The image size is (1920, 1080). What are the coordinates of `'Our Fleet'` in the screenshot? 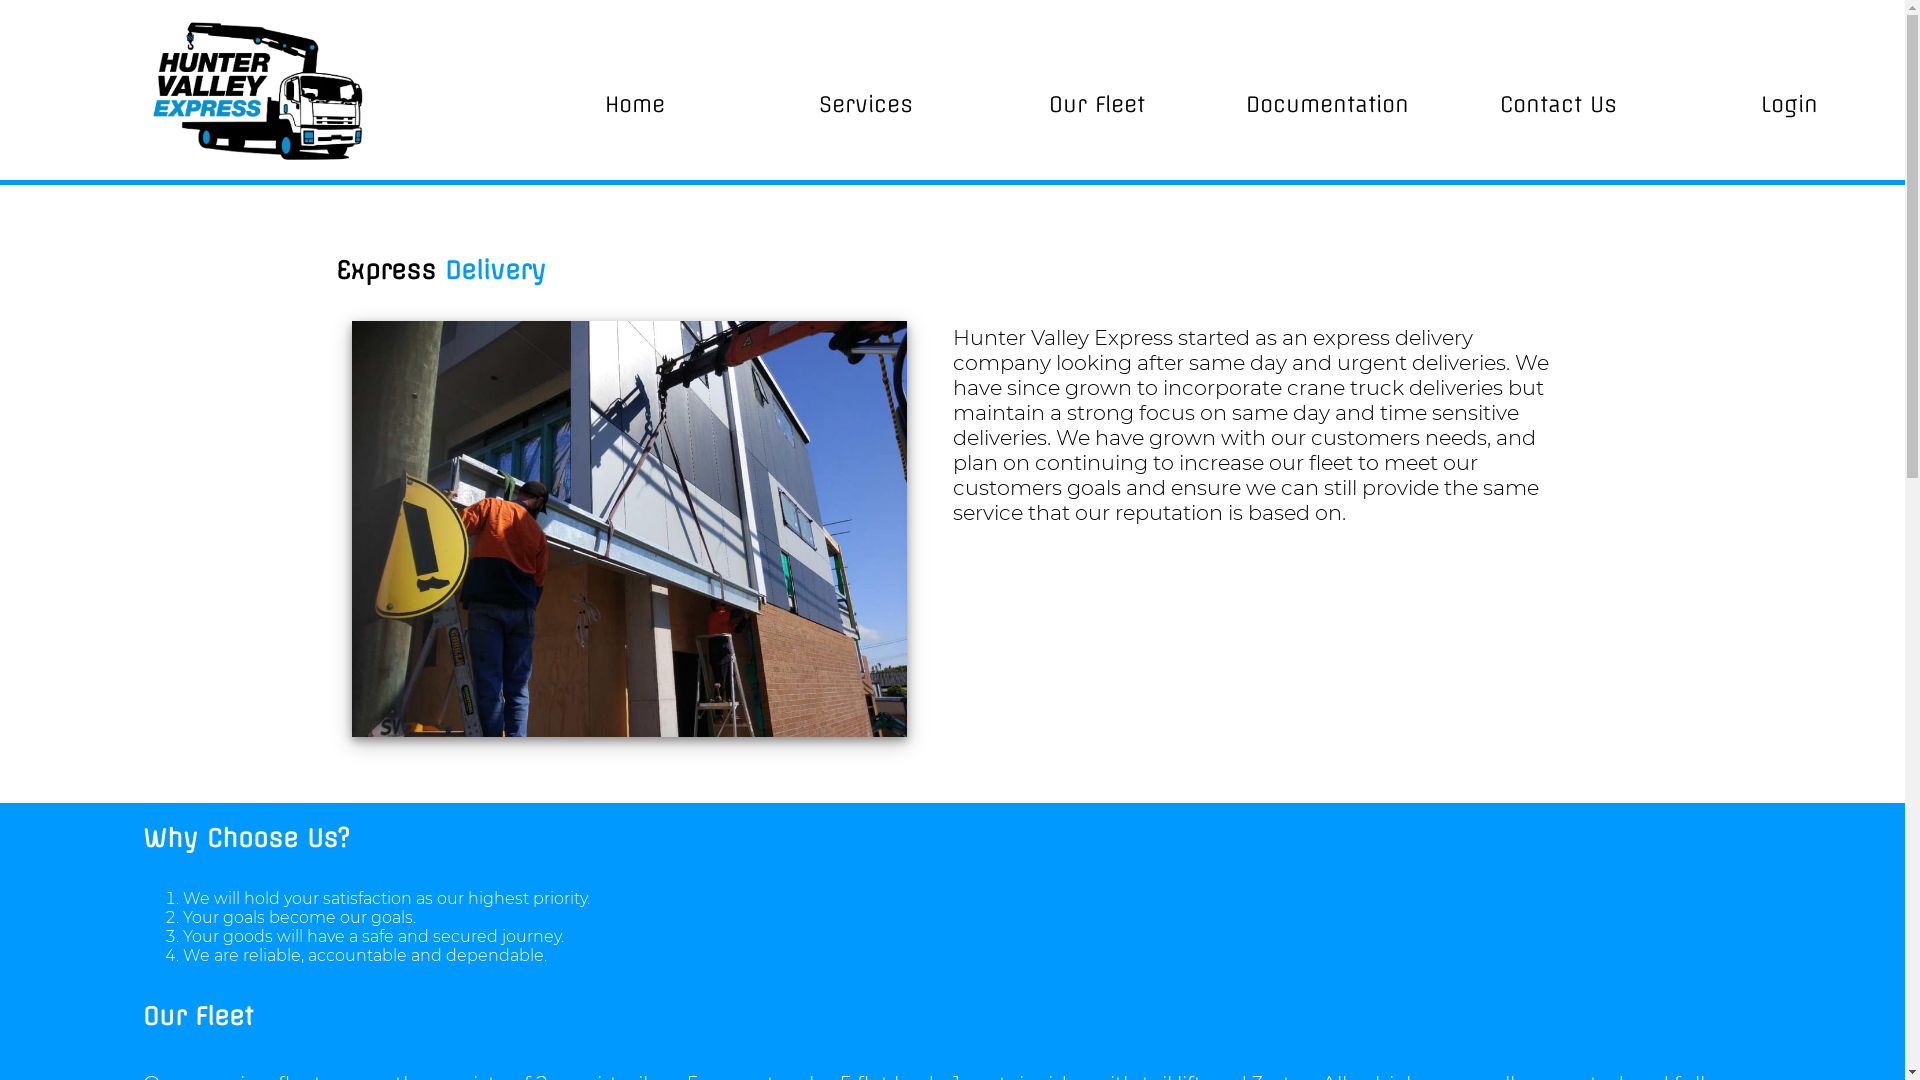 It's located at (1096, 104).